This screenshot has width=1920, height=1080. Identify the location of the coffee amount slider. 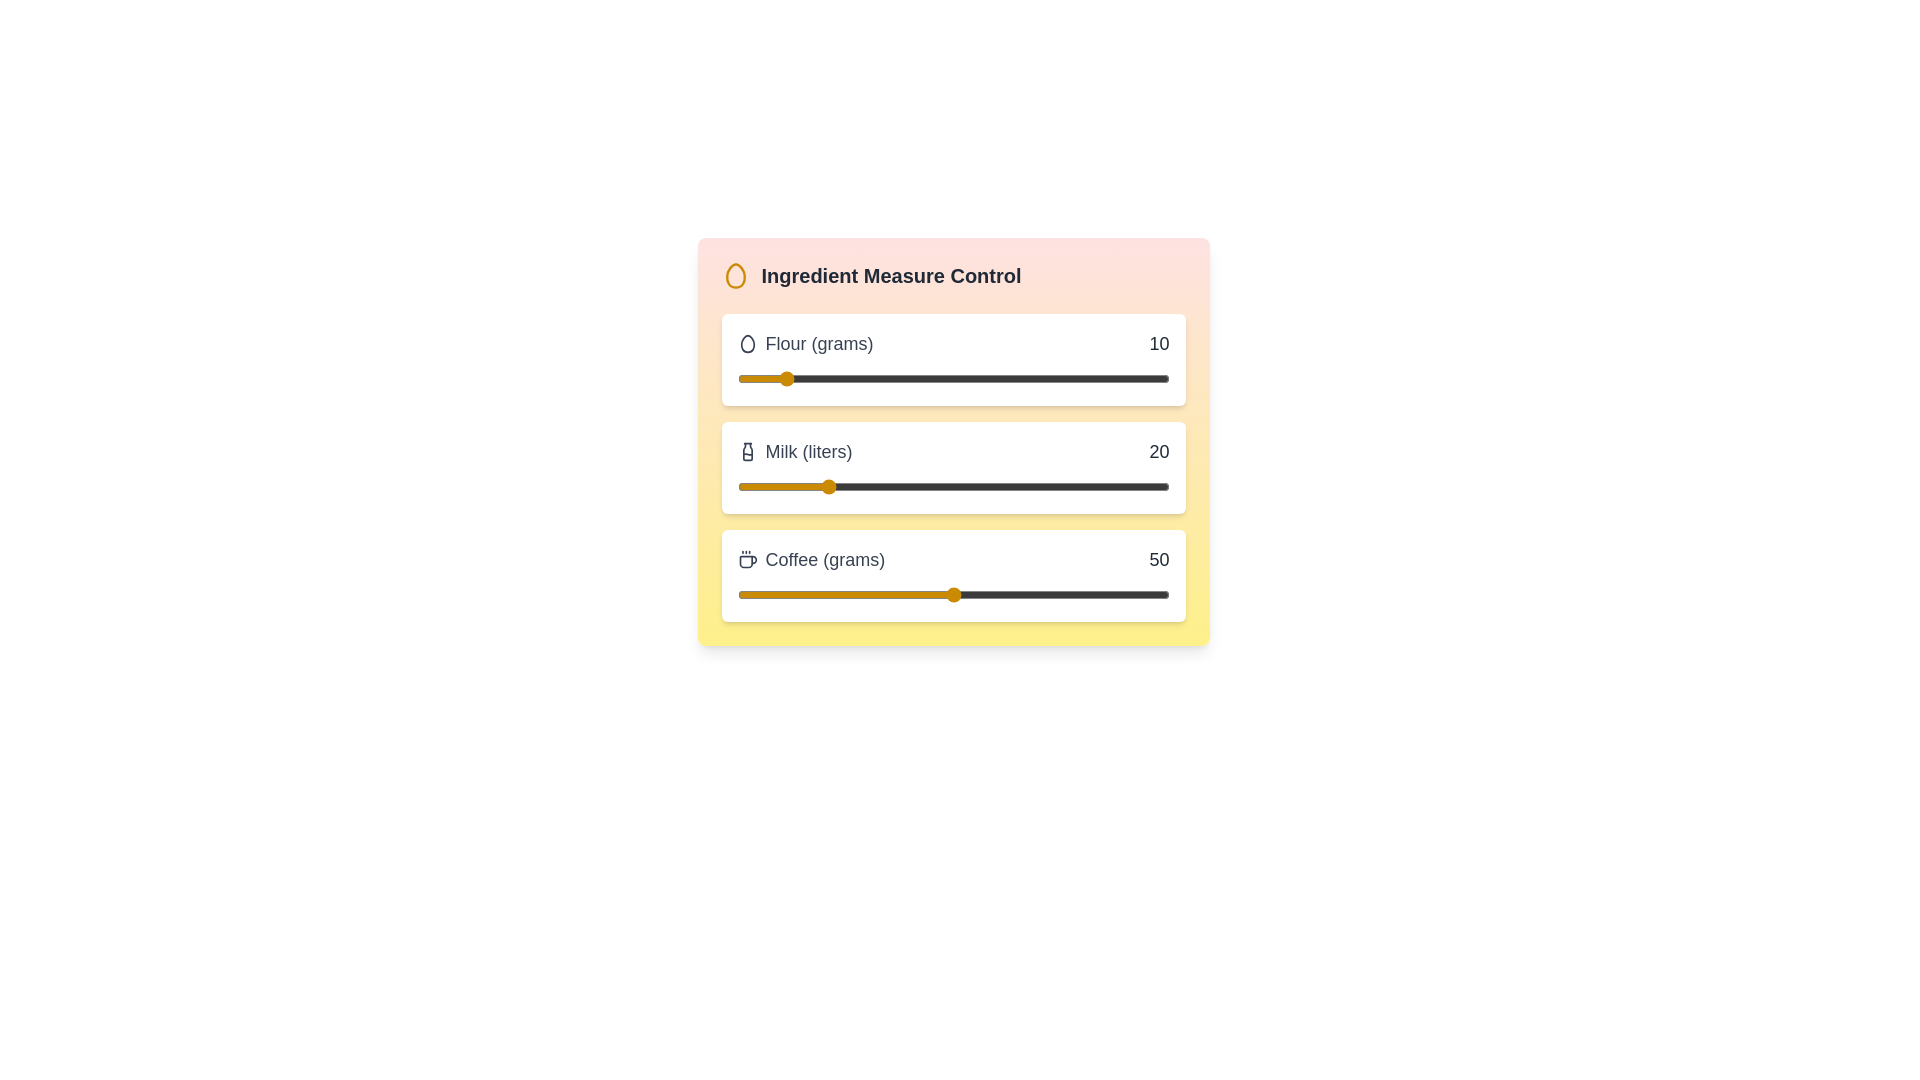
(740, 593).